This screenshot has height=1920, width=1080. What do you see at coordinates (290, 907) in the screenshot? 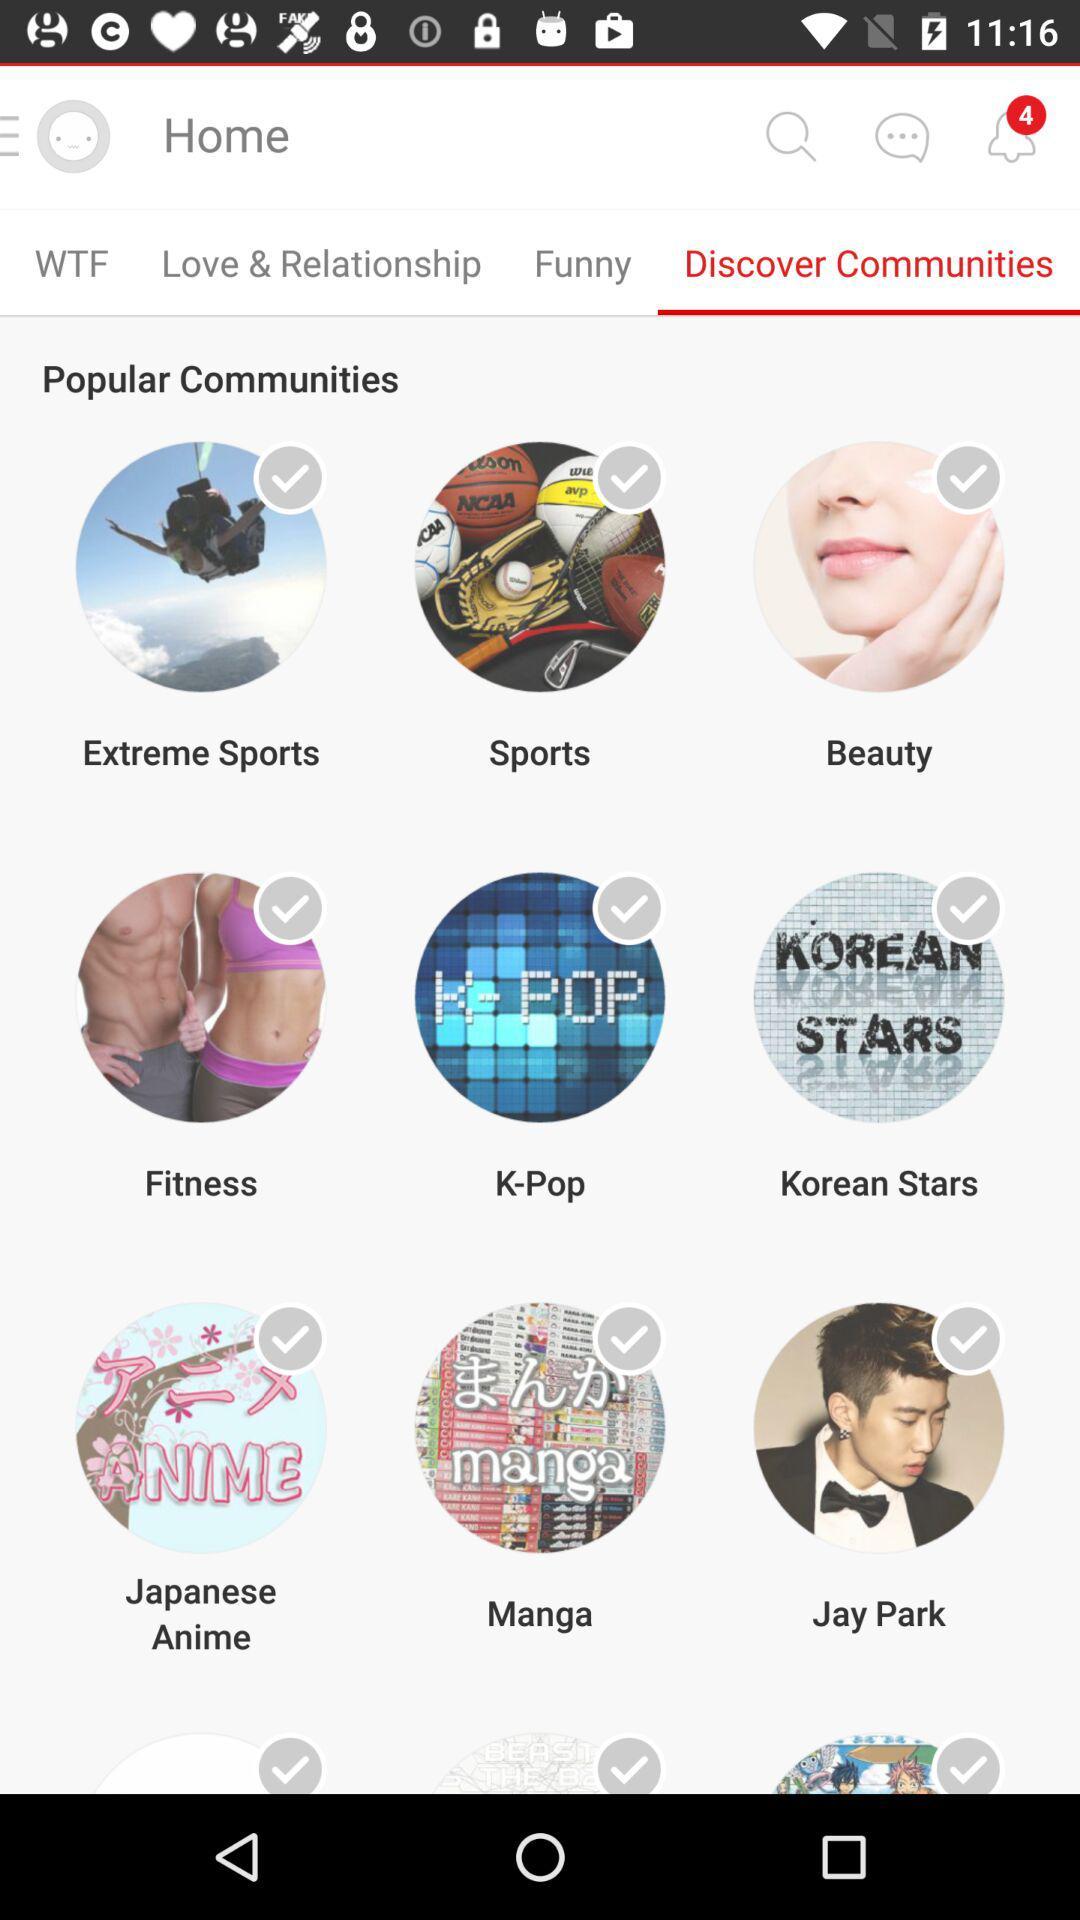
I see `check box for fitness` at bounding box center [290, 907].